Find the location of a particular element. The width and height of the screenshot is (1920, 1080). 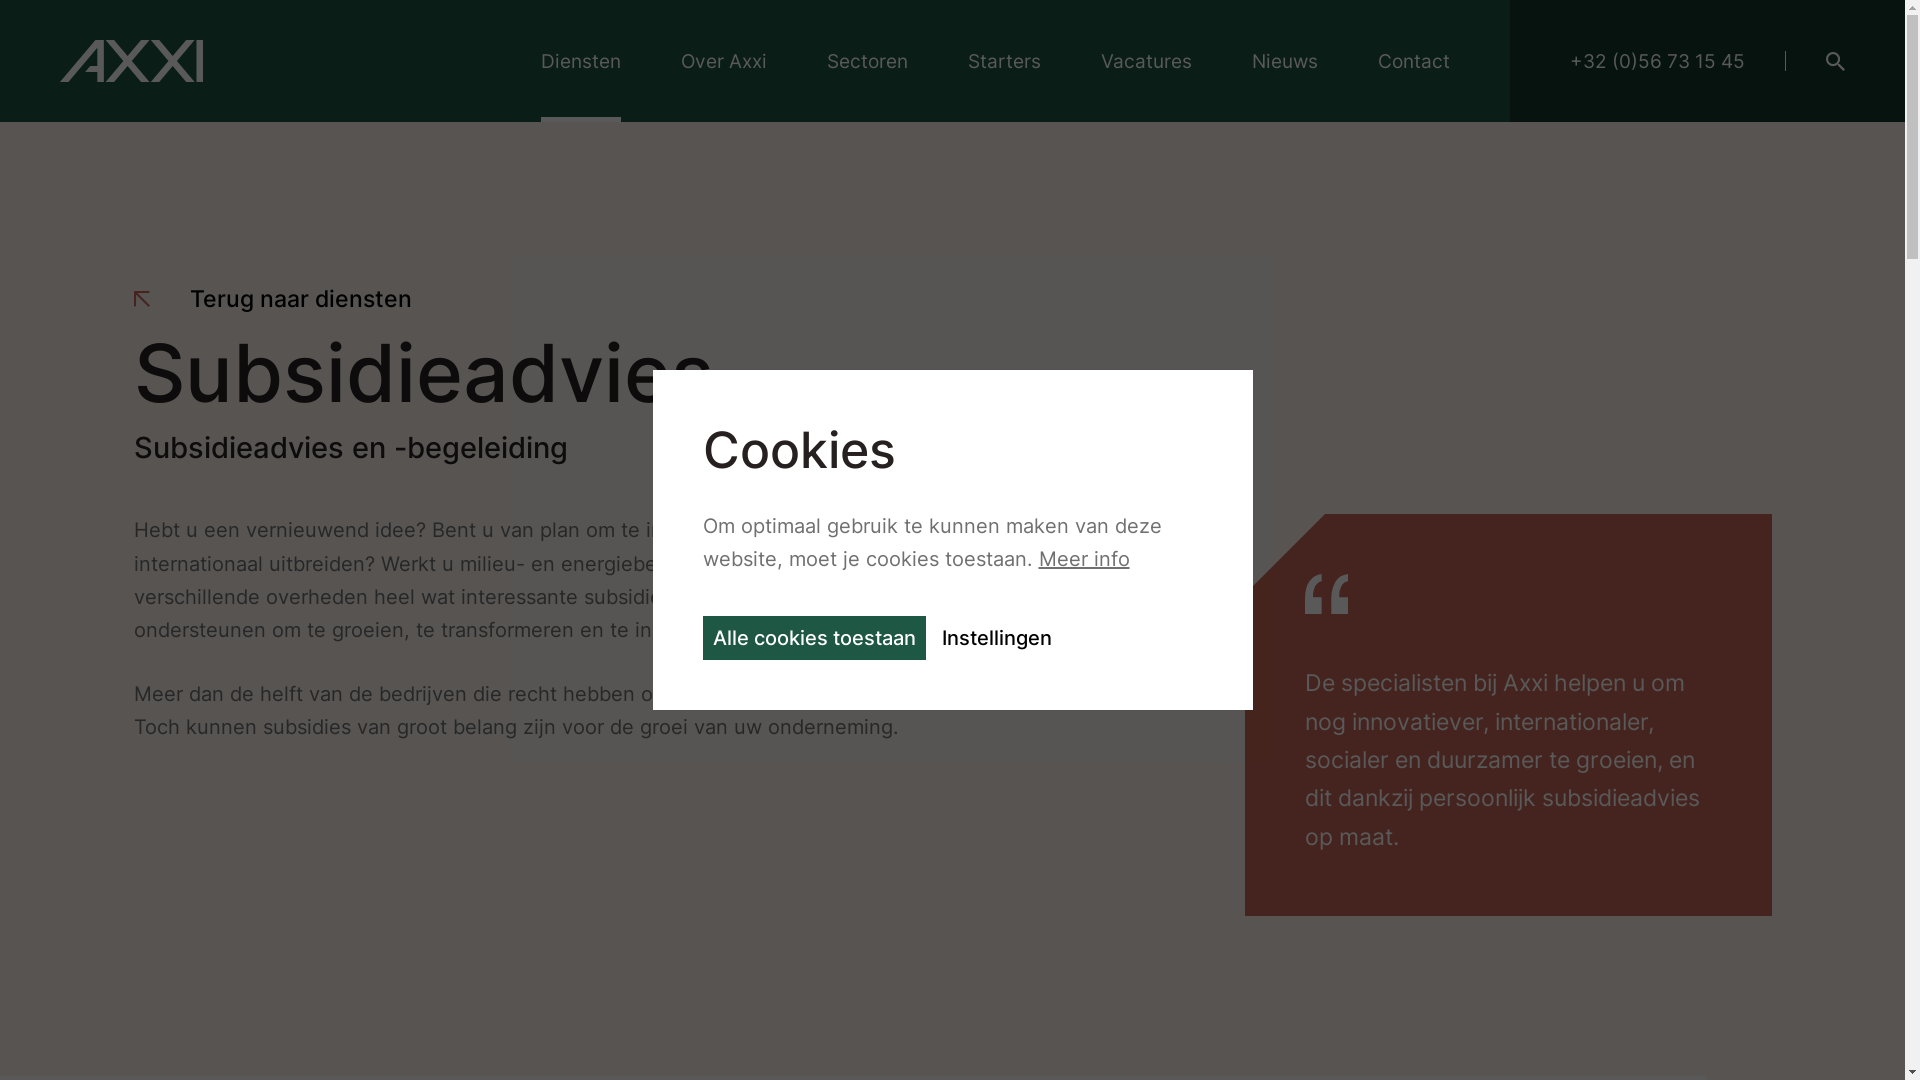

'Instellingen' is located at coordinates (997, 637).